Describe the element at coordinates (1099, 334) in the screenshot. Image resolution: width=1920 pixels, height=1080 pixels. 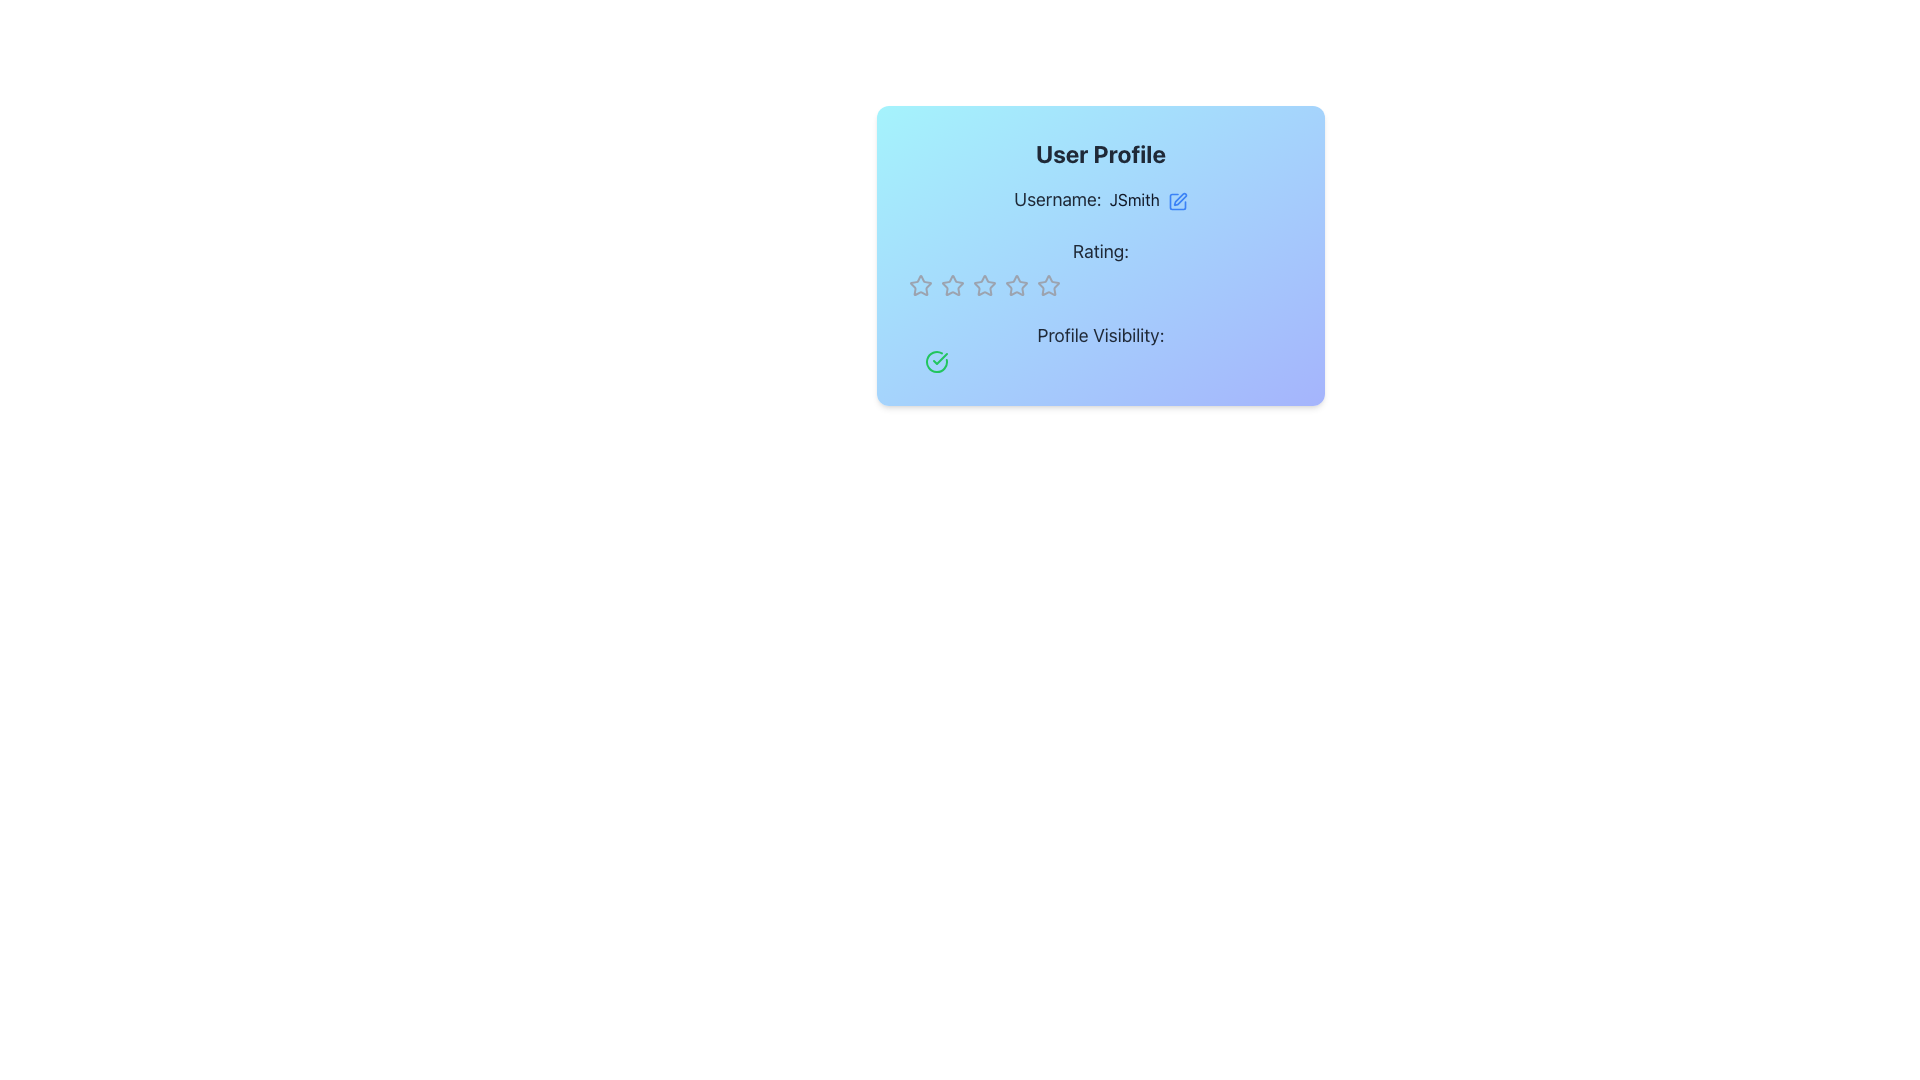
I see `the Text Label indicating profile visibility settings located beneath the 'Rating' row in the 'User Profile' card` at that location.